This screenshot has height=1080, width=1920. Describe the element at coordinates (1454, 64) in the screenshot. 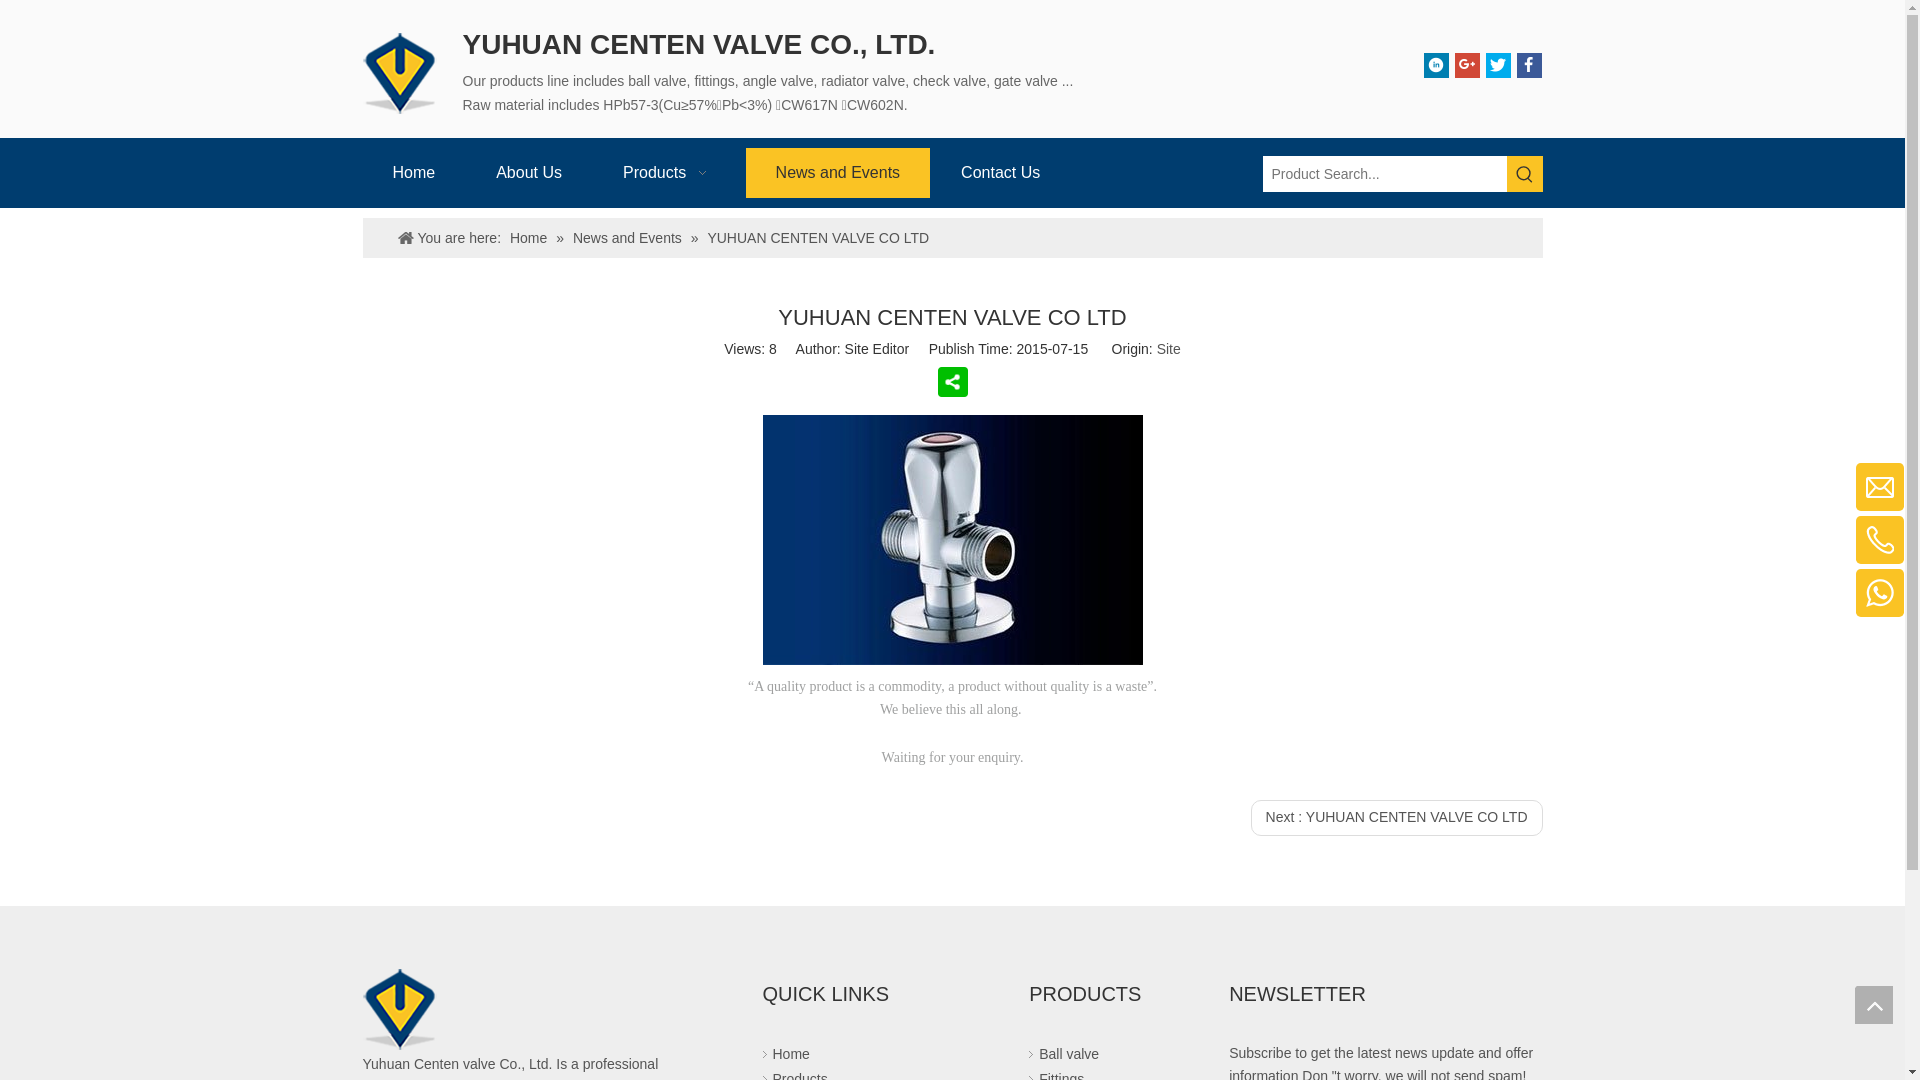

I see `'Google+'` at that location.